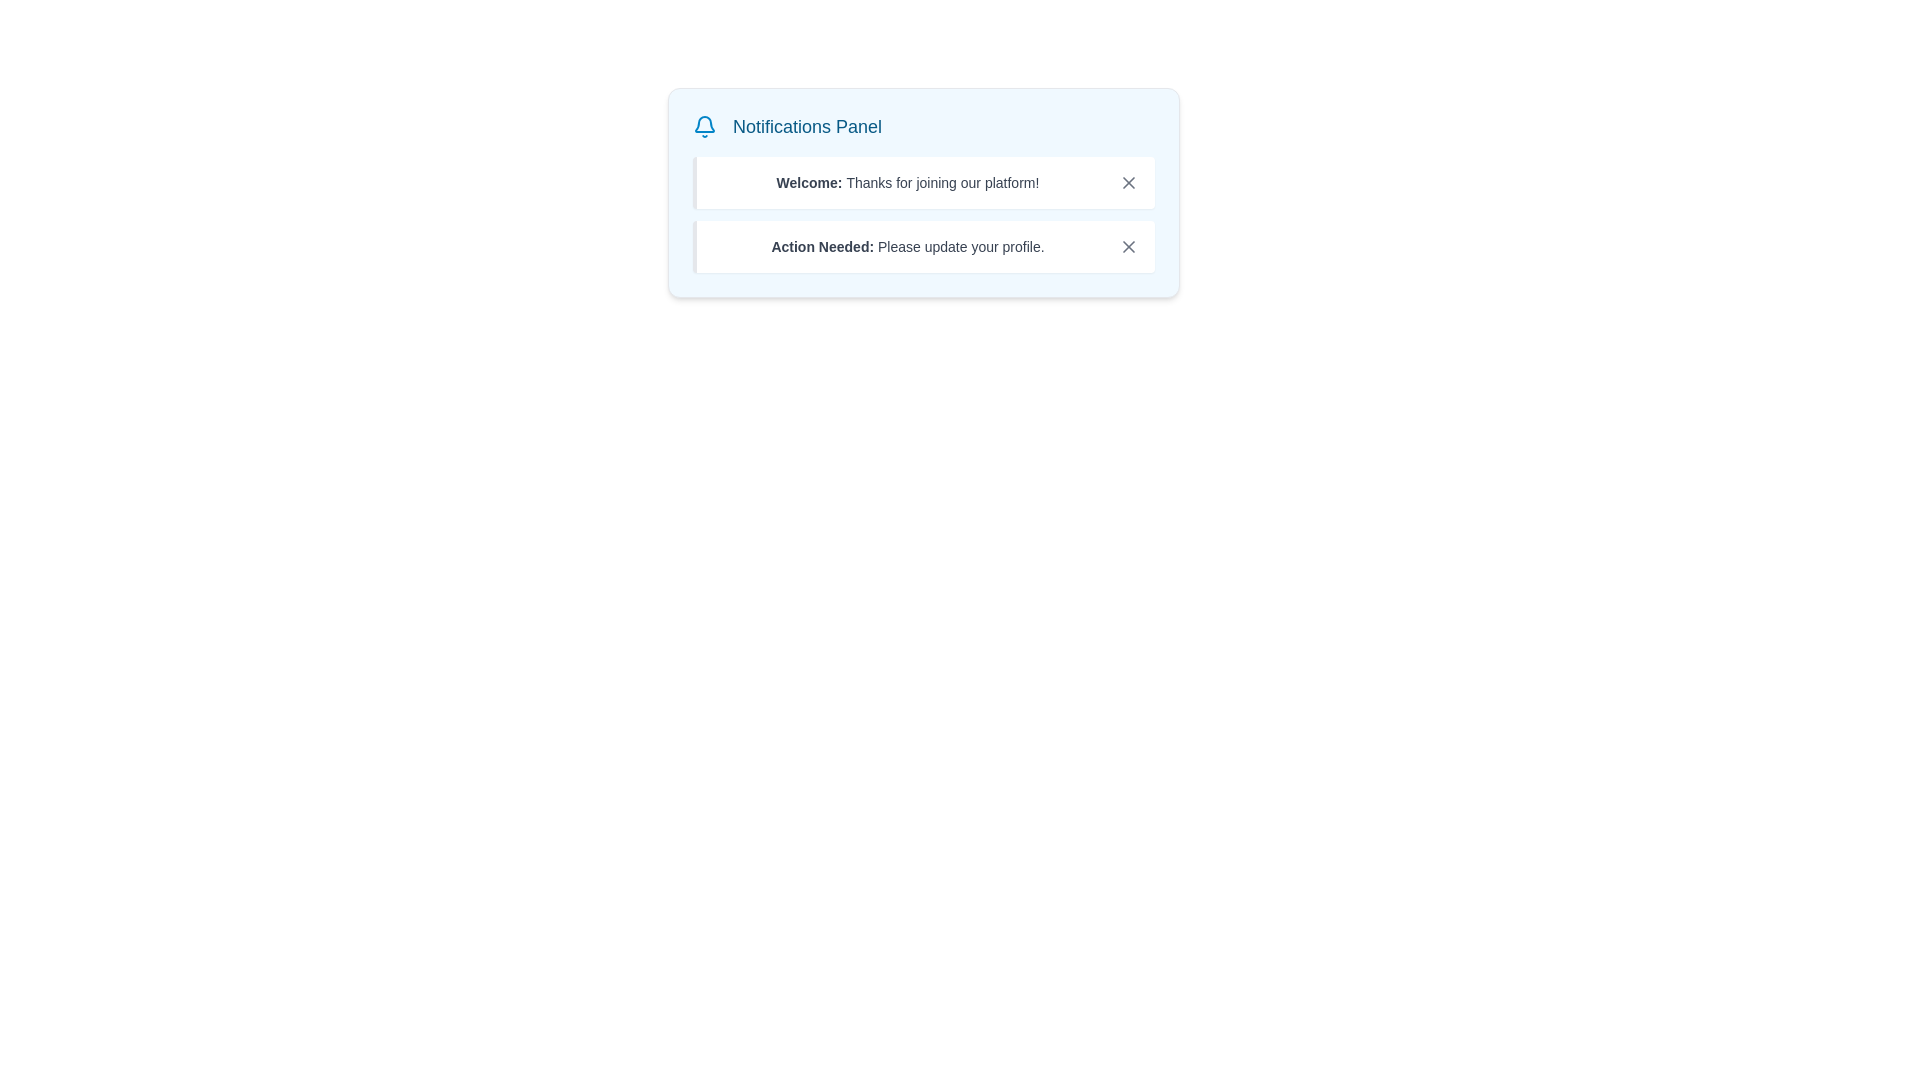 This screenshot has height=1080, width=1920. I want to click on the text label that greets the user and introduces the subsequent content in the Notifications Panel, located at the top-central area of the interface, so click(811, 182).